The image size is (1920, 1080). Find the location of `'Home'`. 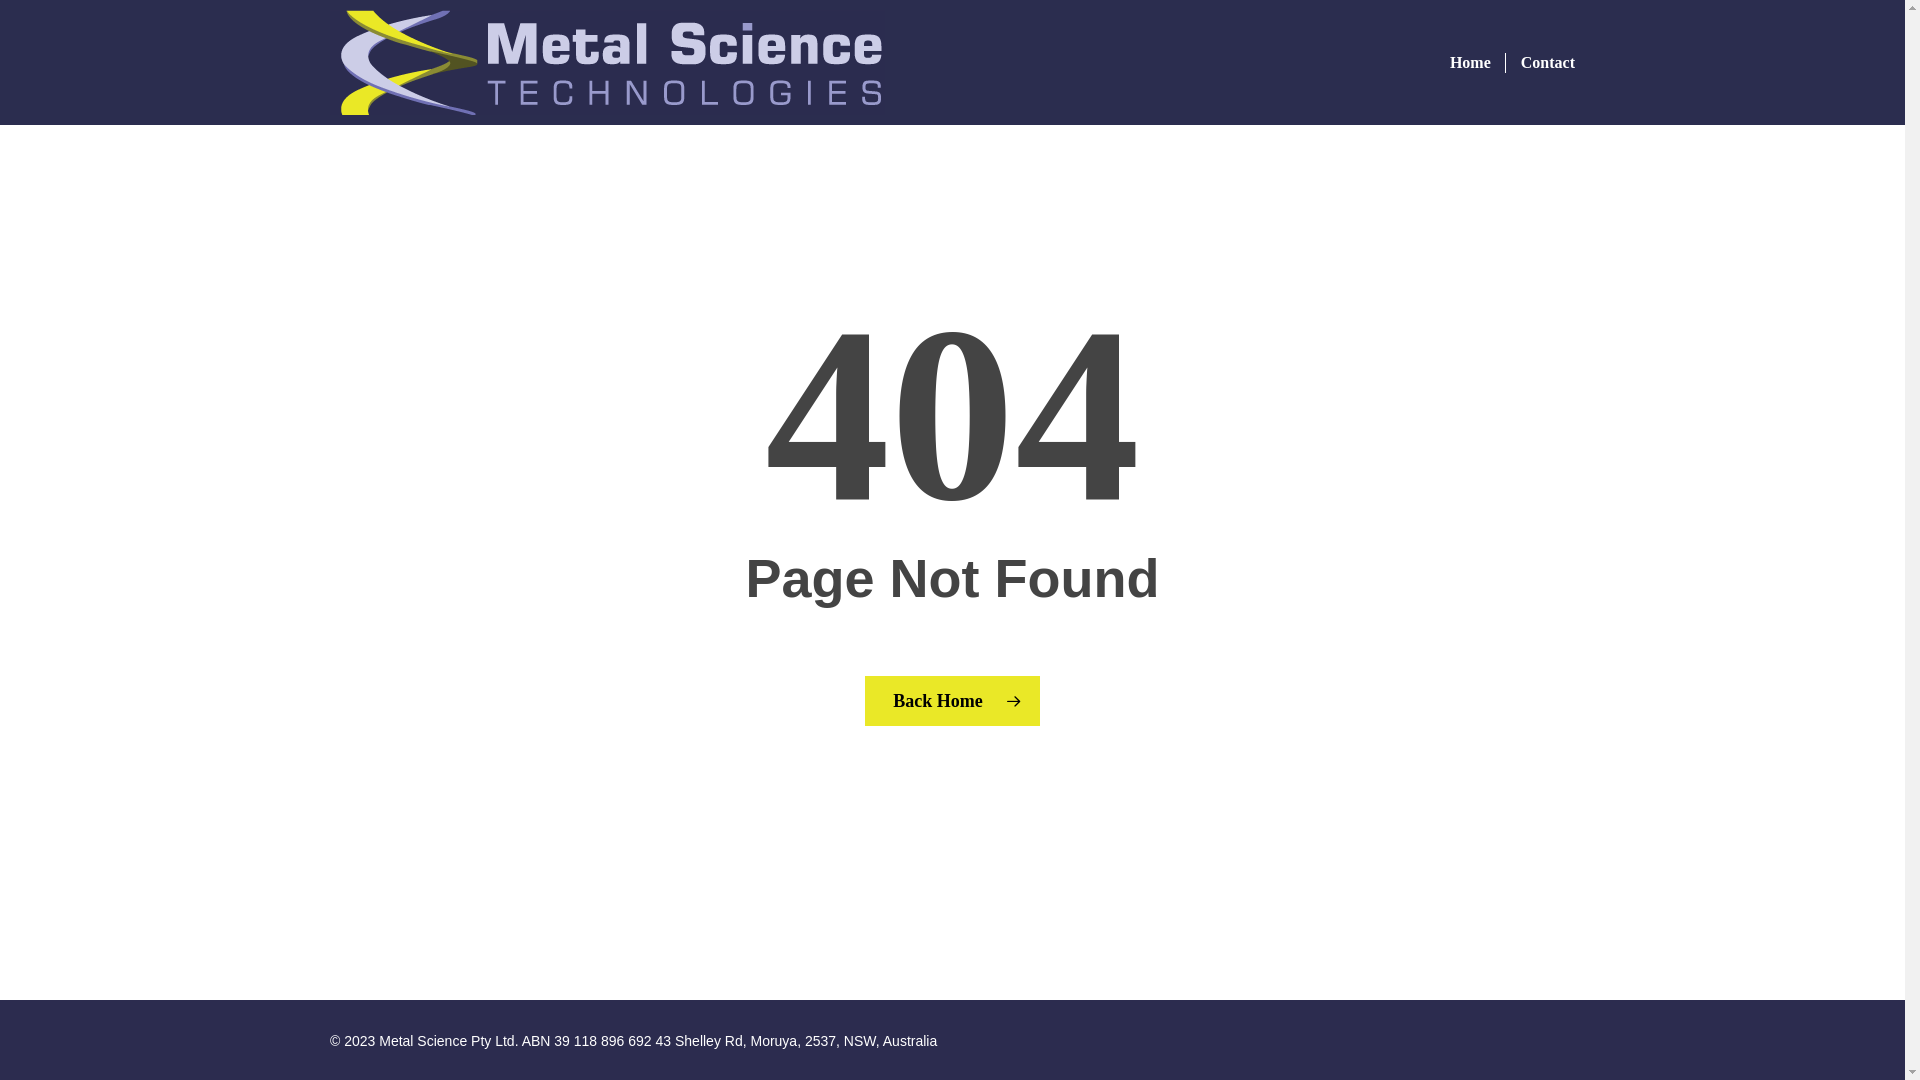

'Home' is located at coordinates (1470, 60).